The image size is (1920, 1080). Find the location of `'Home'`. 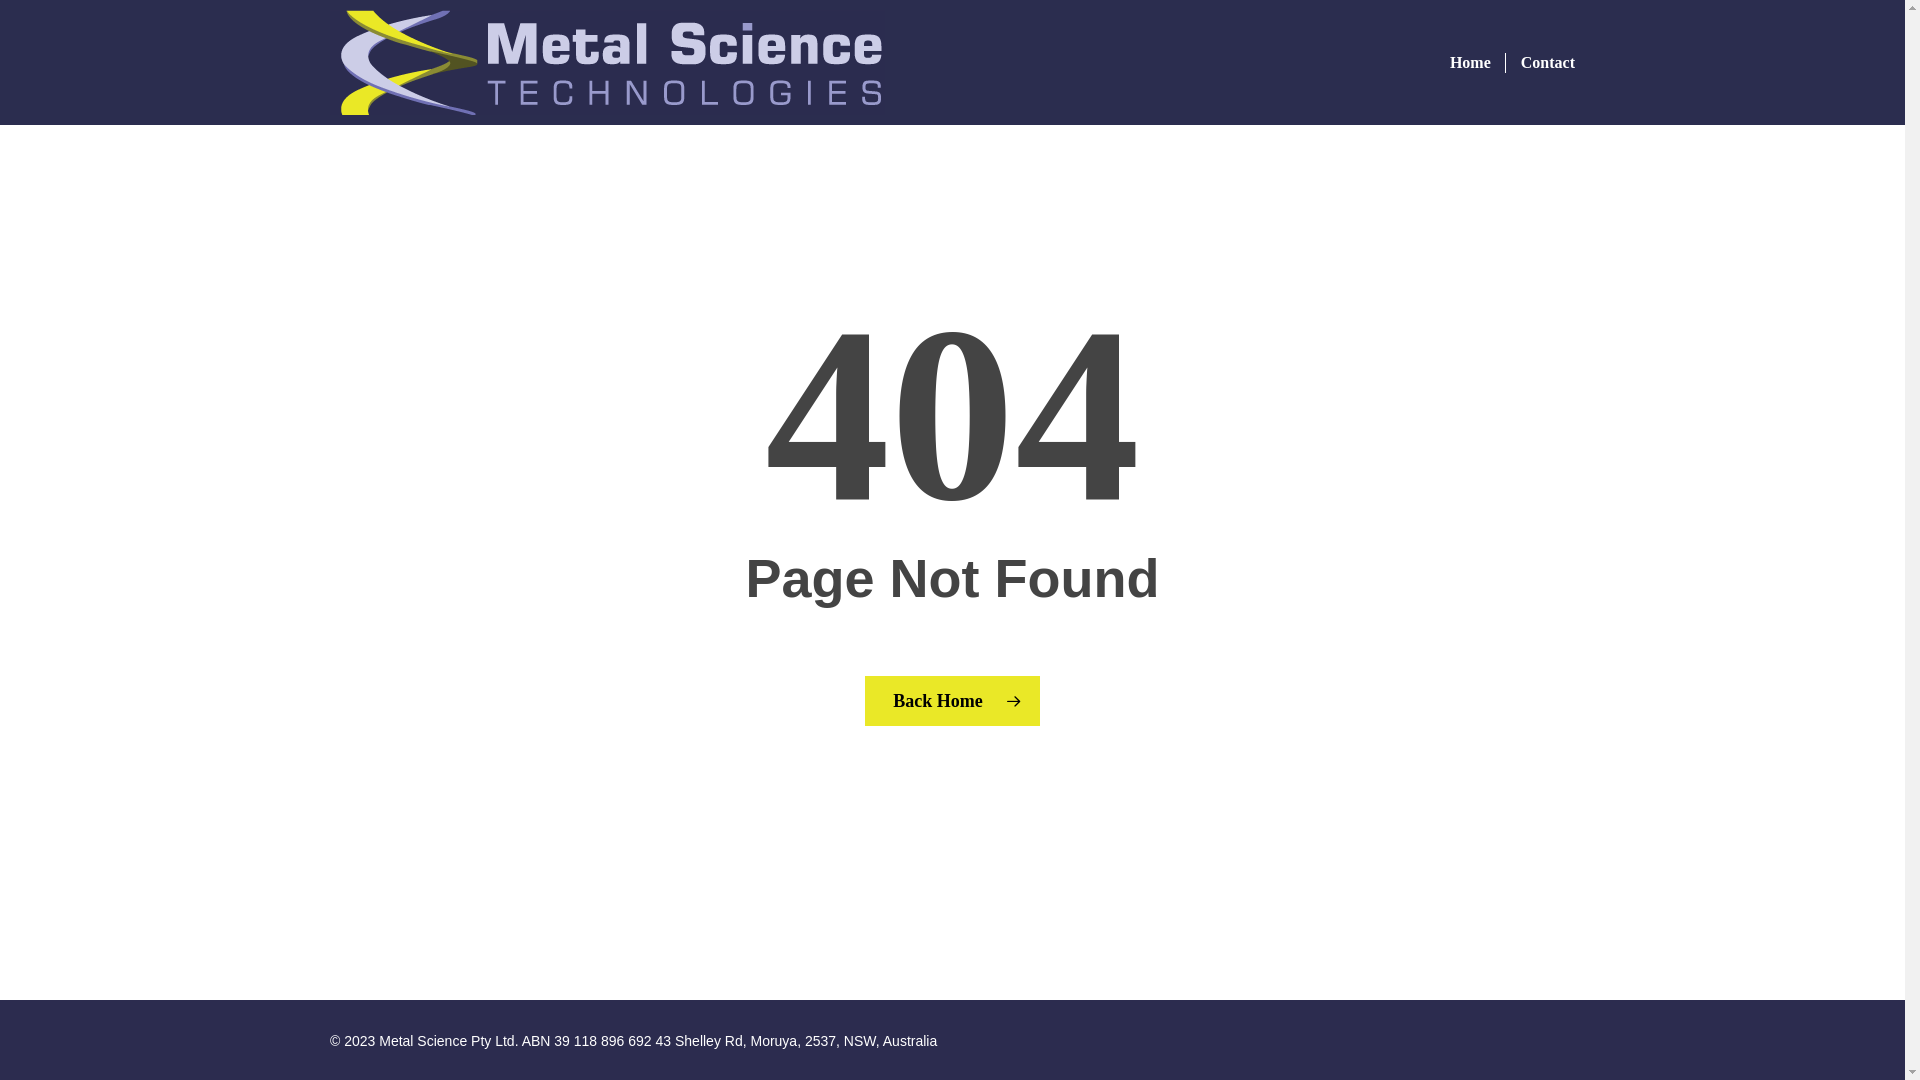

'Home' is located at coordinates (1470, 60).